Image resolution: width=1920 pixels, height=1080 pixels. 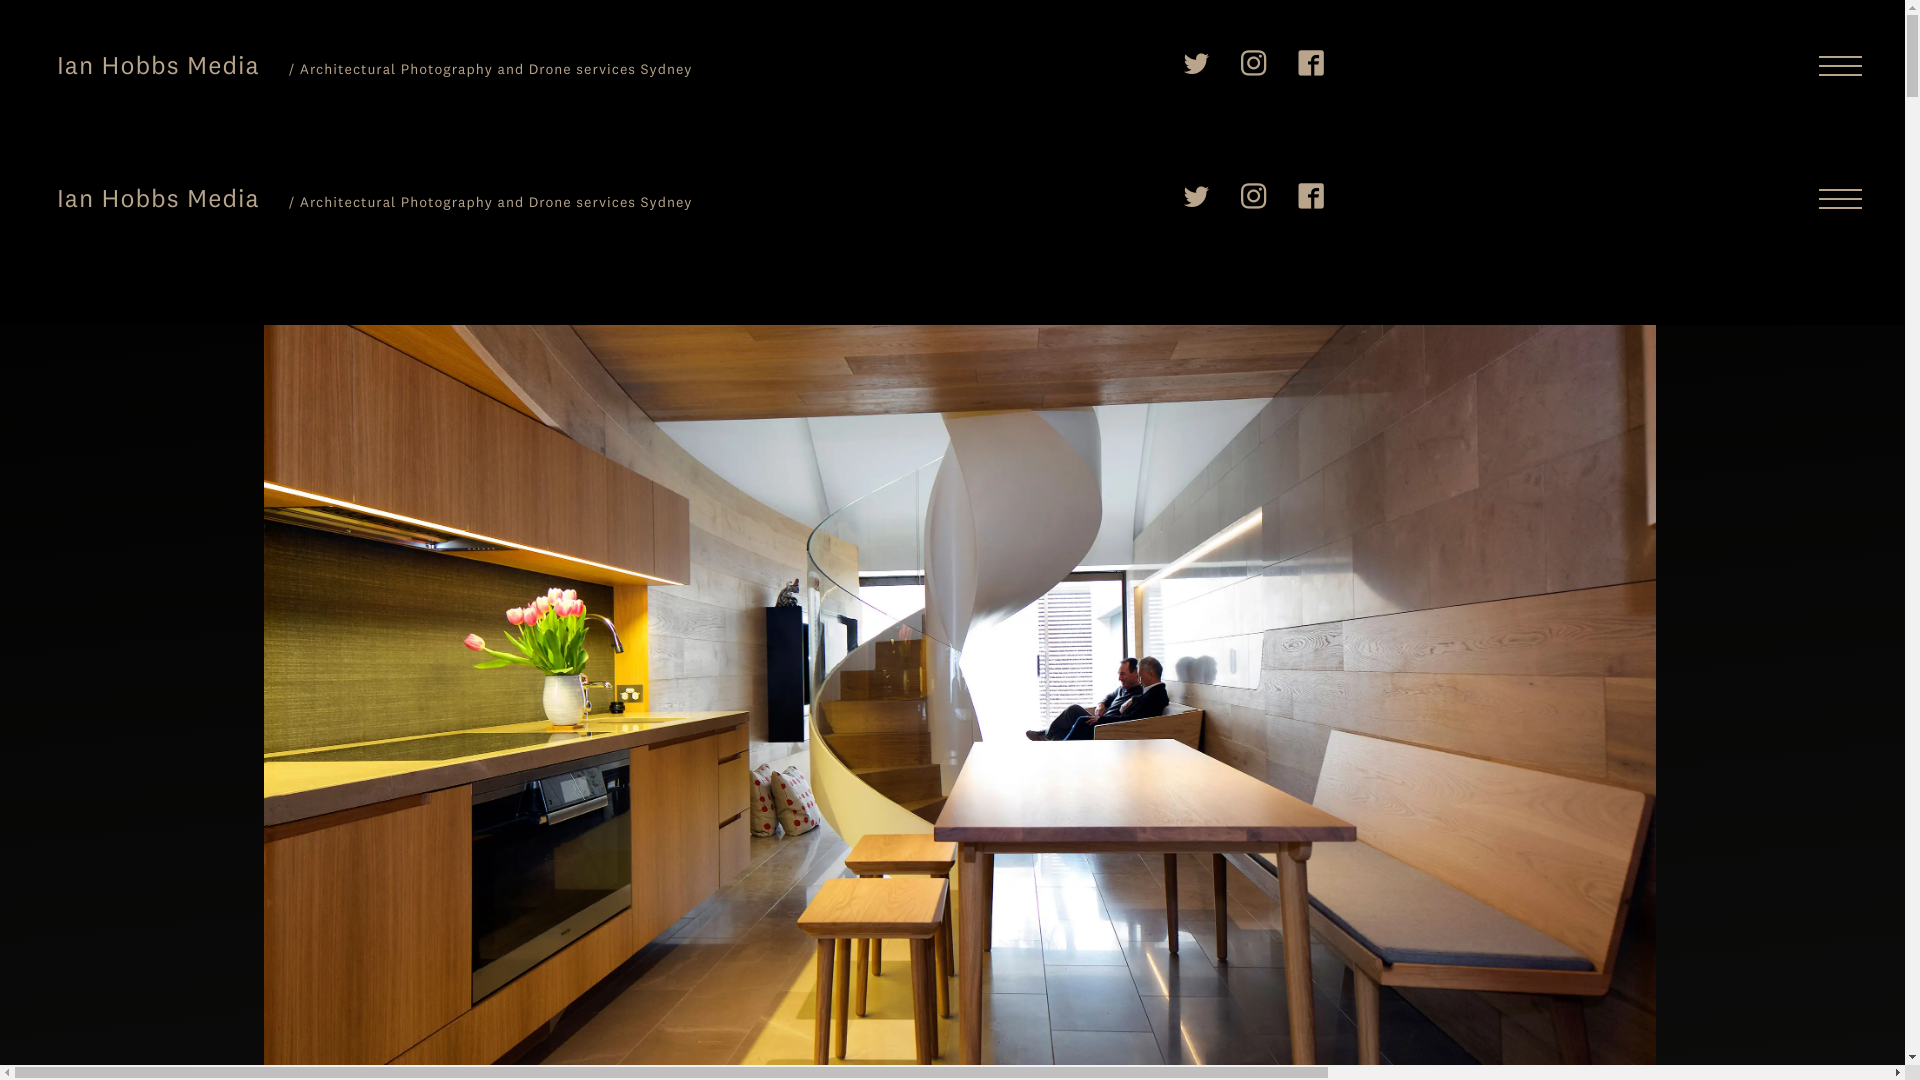 I want to click on 'Menu', so click(x=1818, y=64).